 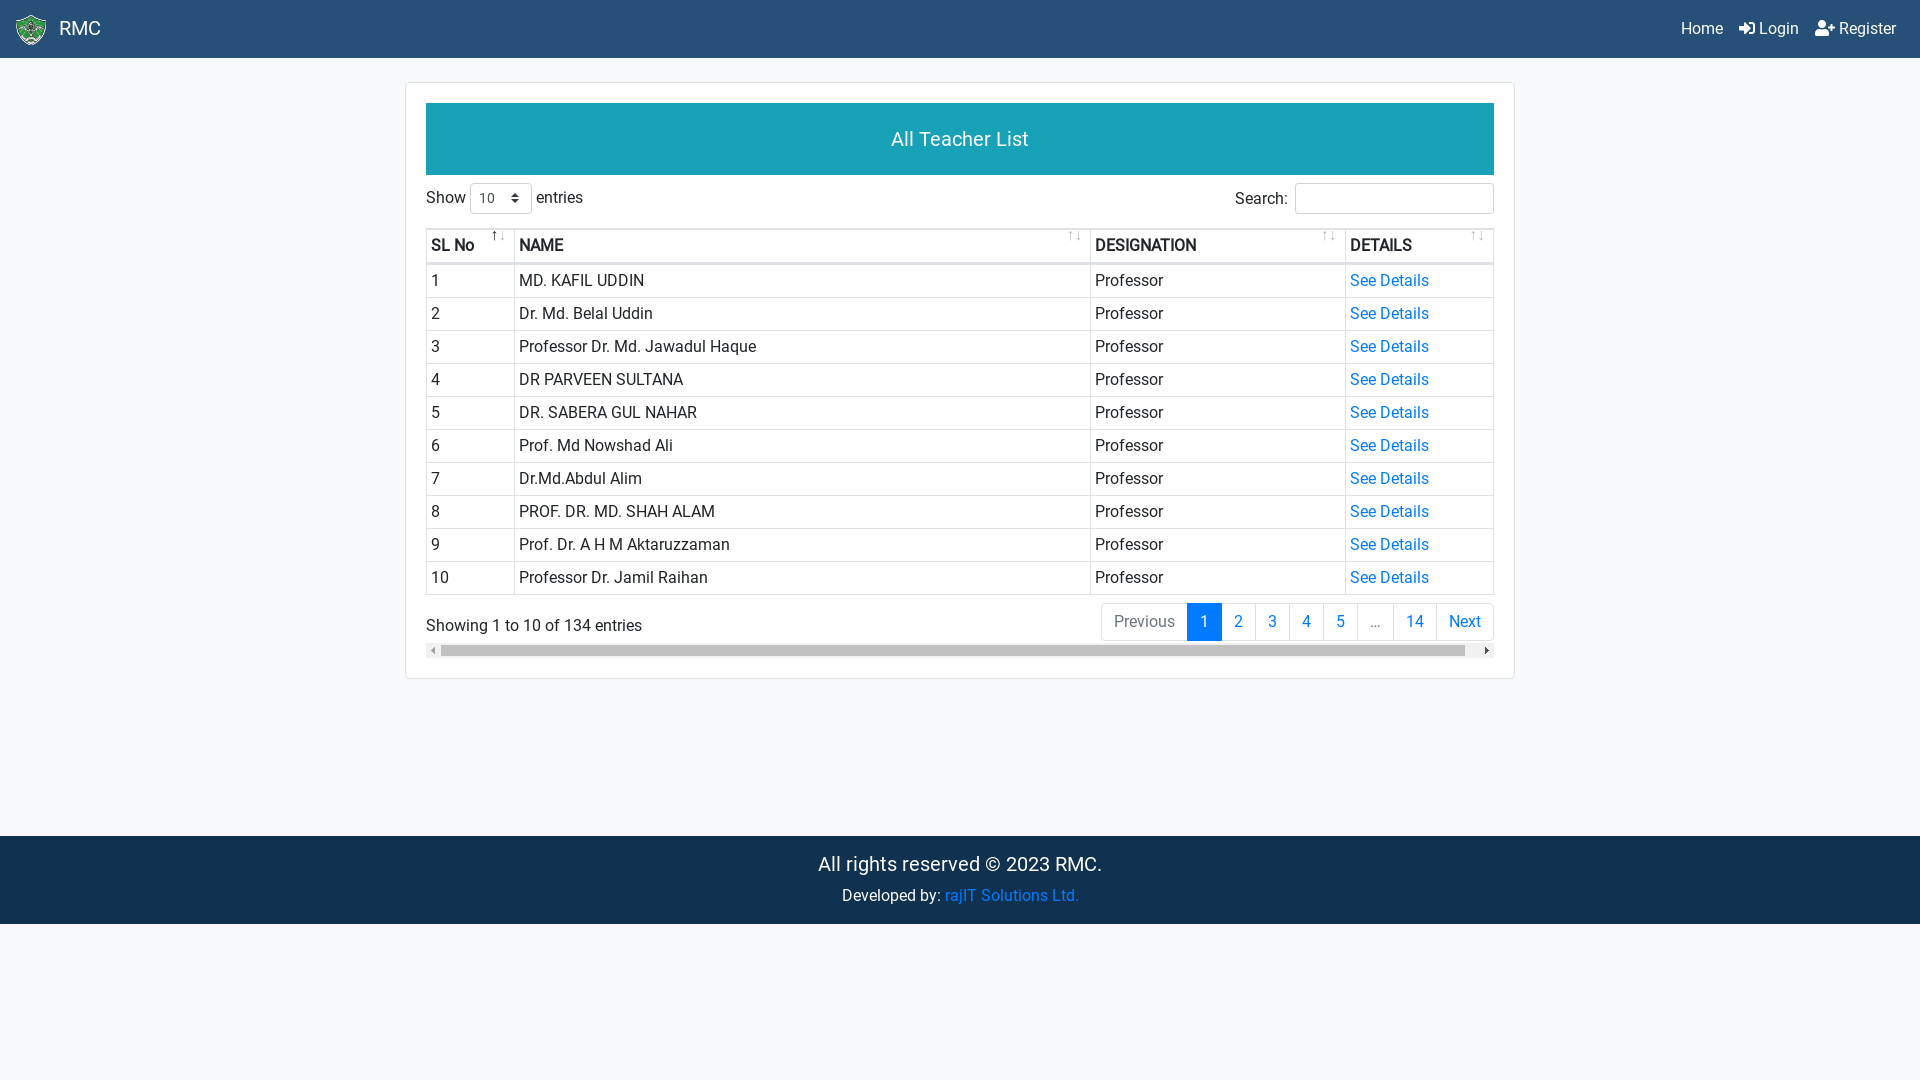 What do you see at coordinates (1388, 510) in the screenshot?
I see `'See Details'` at bounding box center [1388, 510].